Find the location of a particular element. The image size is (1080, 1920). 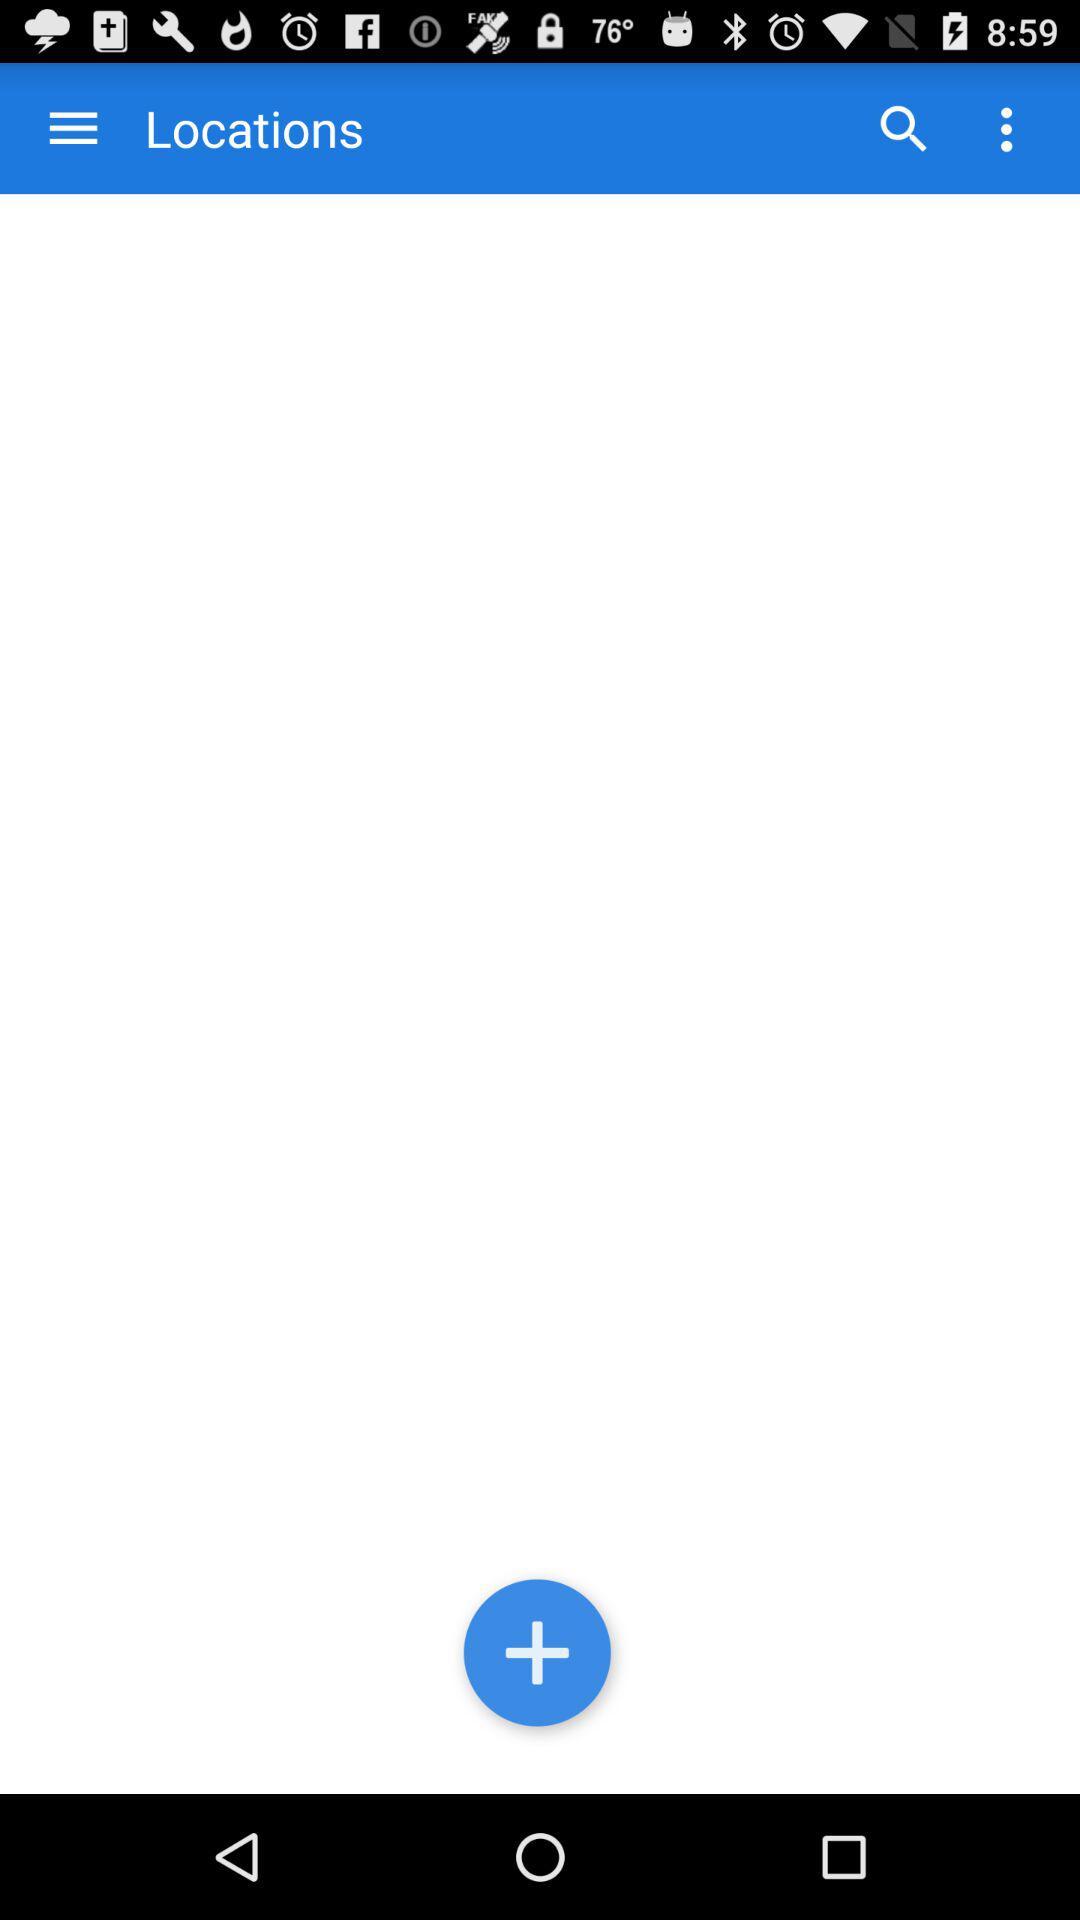

open option menu is located at coordinates (1006, 127).